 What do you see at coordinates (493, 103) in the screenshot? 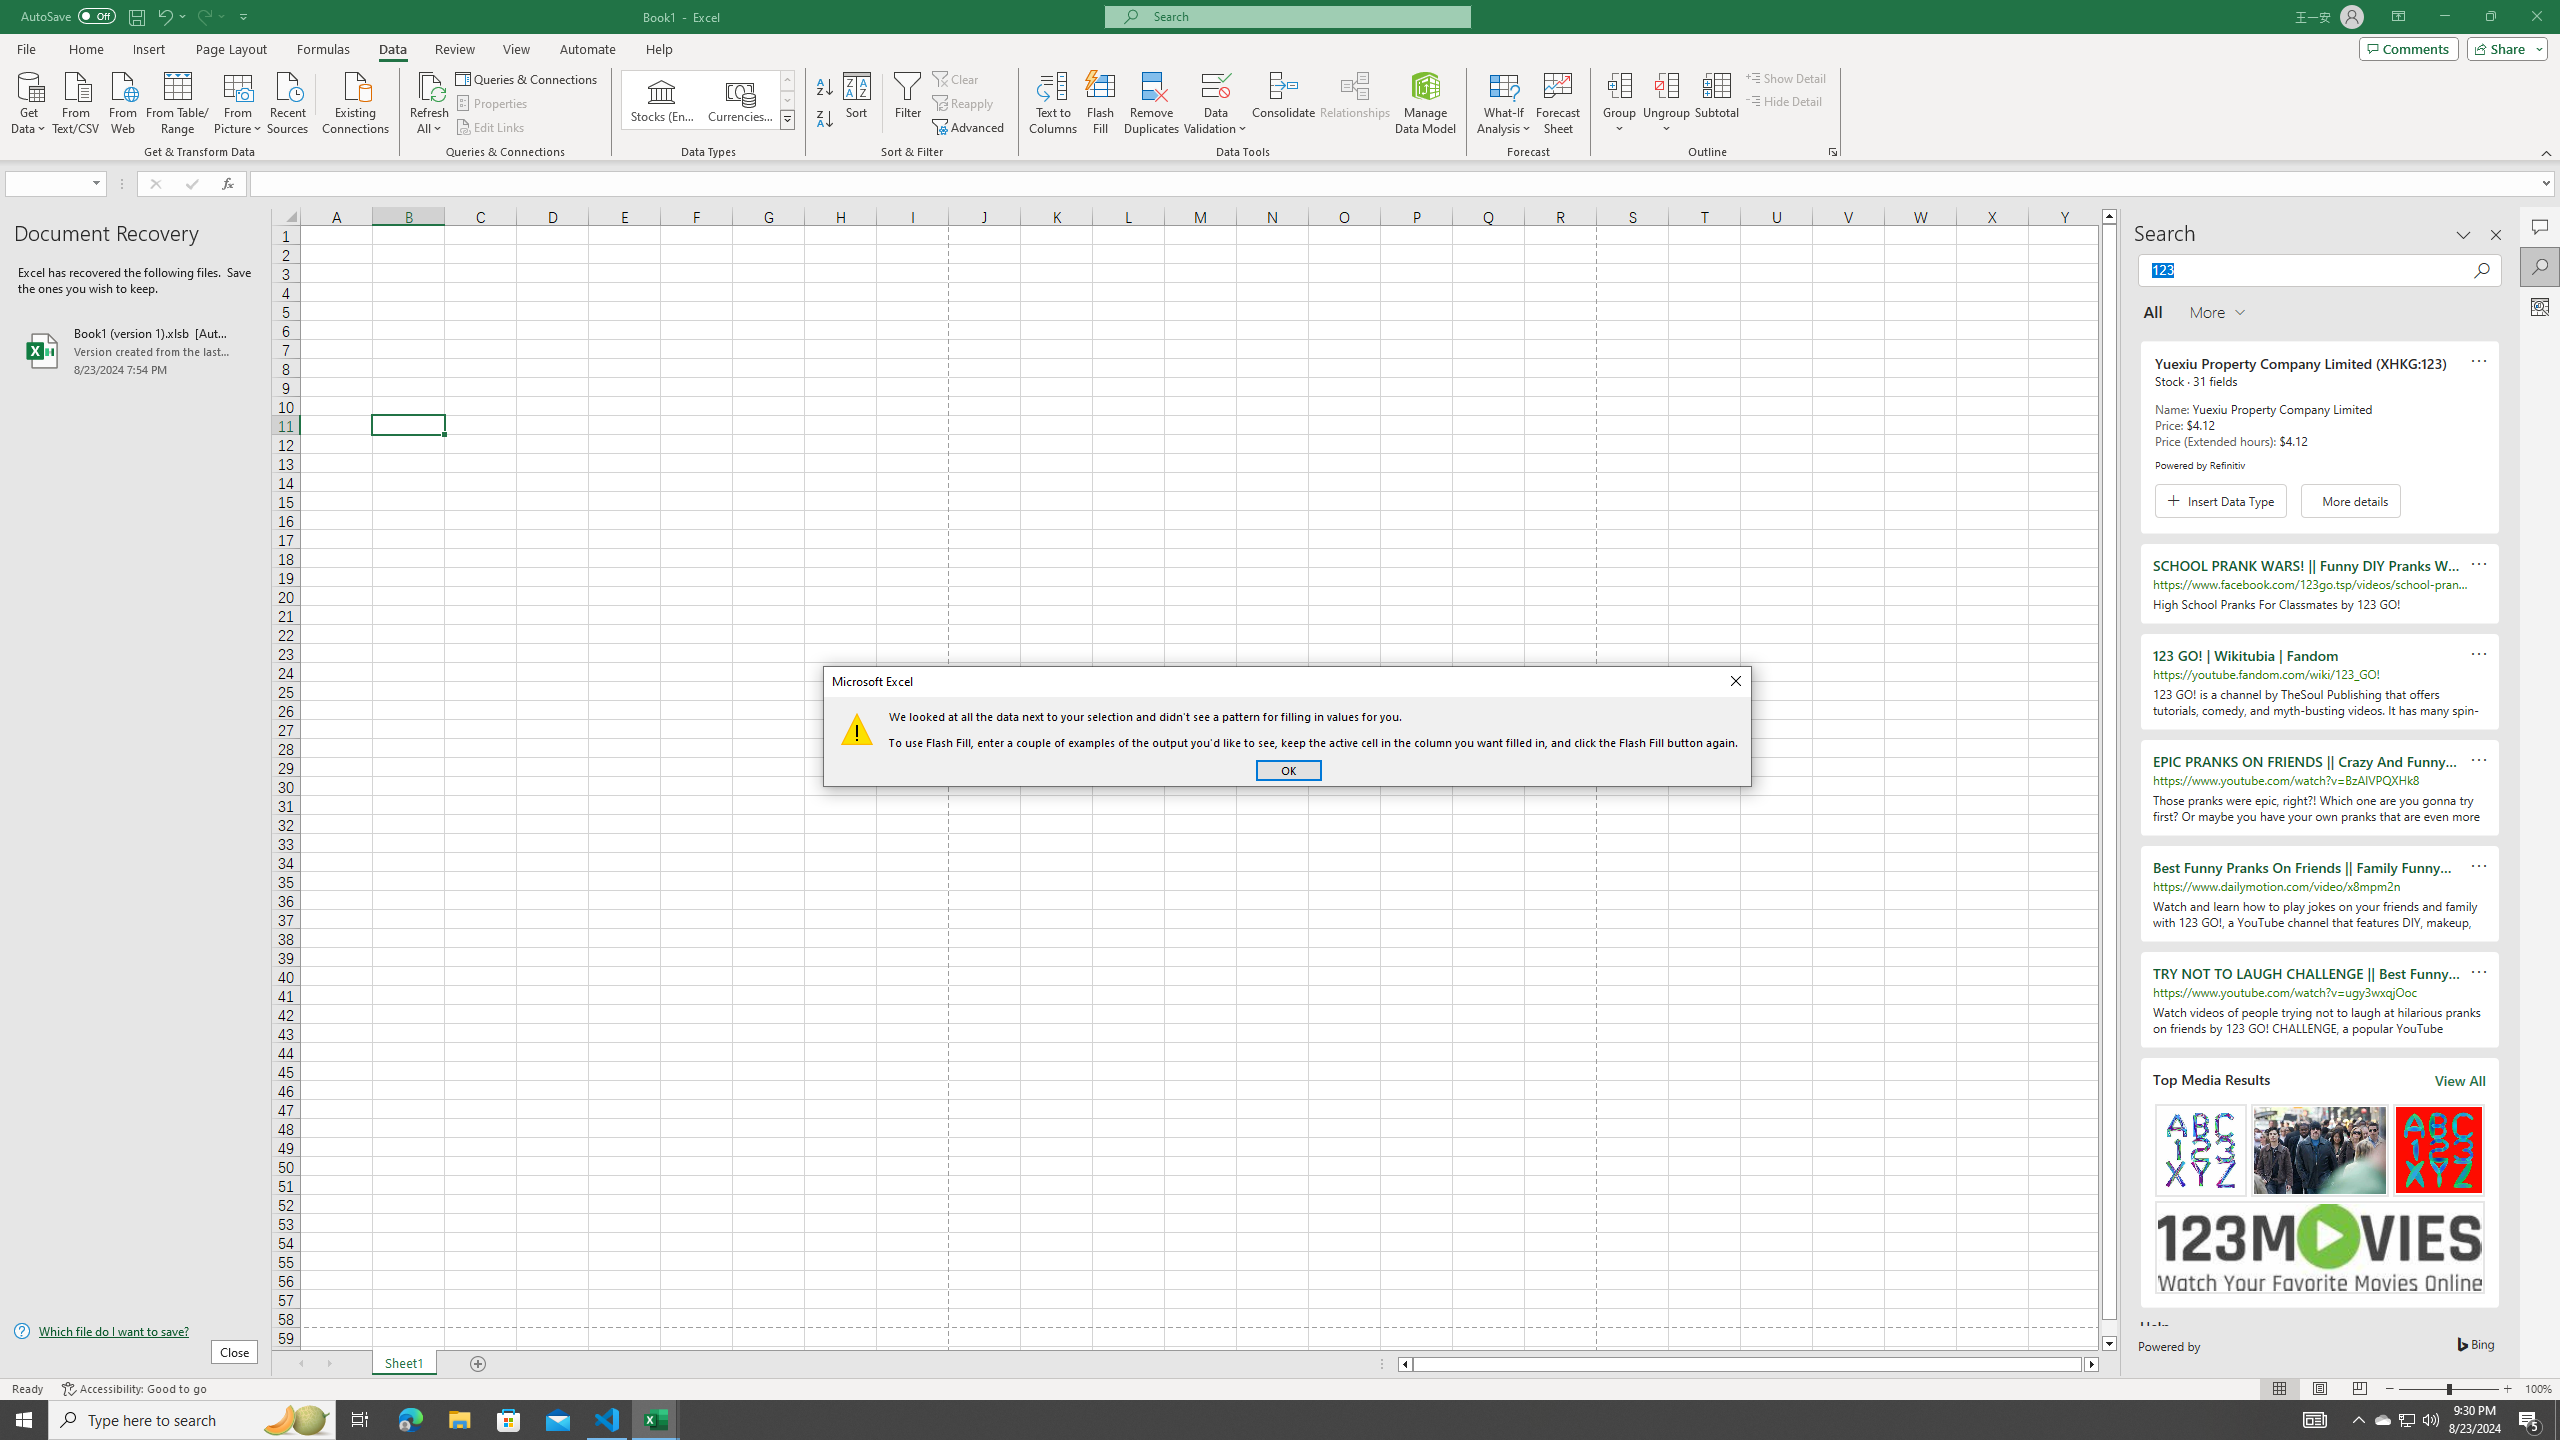
I see `'Properties'` at bounding box center [493, 103].